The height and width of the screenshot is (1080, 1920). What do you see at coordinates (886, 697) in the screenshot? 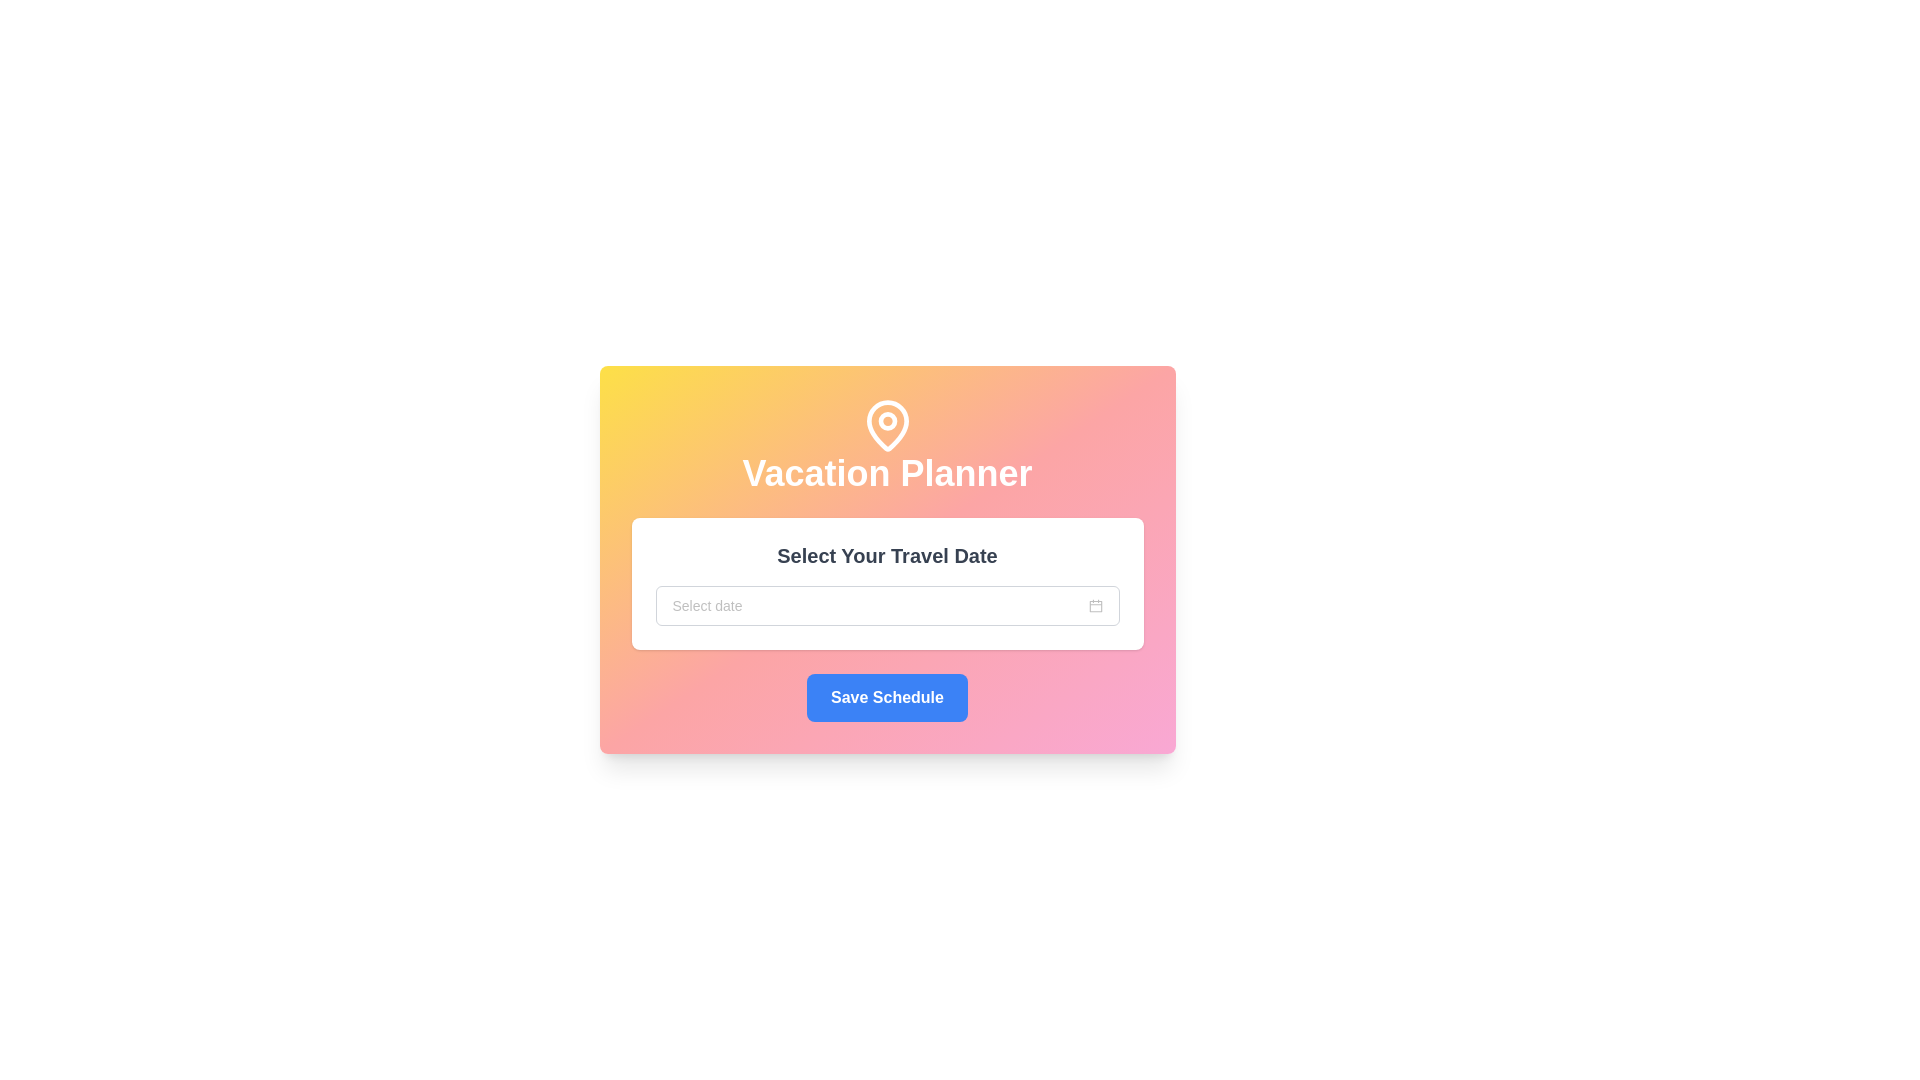
I see `the save button located at the bottom center of the Vacation Planner interface` at bounding box center [886, 697].